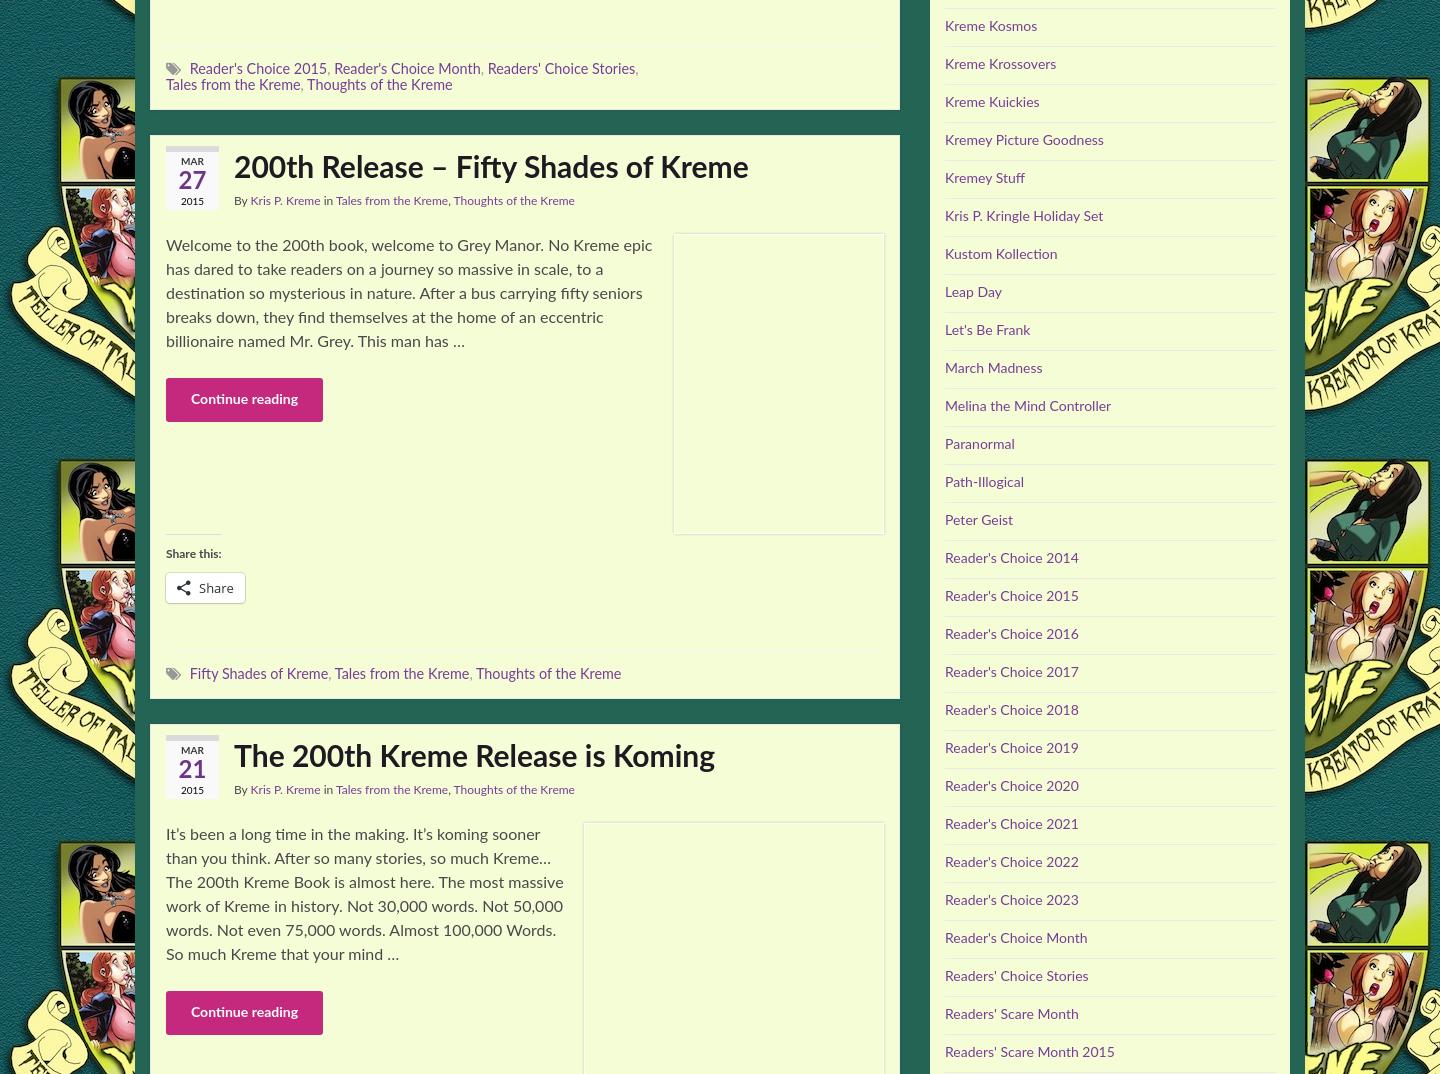 The height and width of the screenshot is (1074, 1440). I want to click on 'Kreme Kosmos', so click(990, 25).